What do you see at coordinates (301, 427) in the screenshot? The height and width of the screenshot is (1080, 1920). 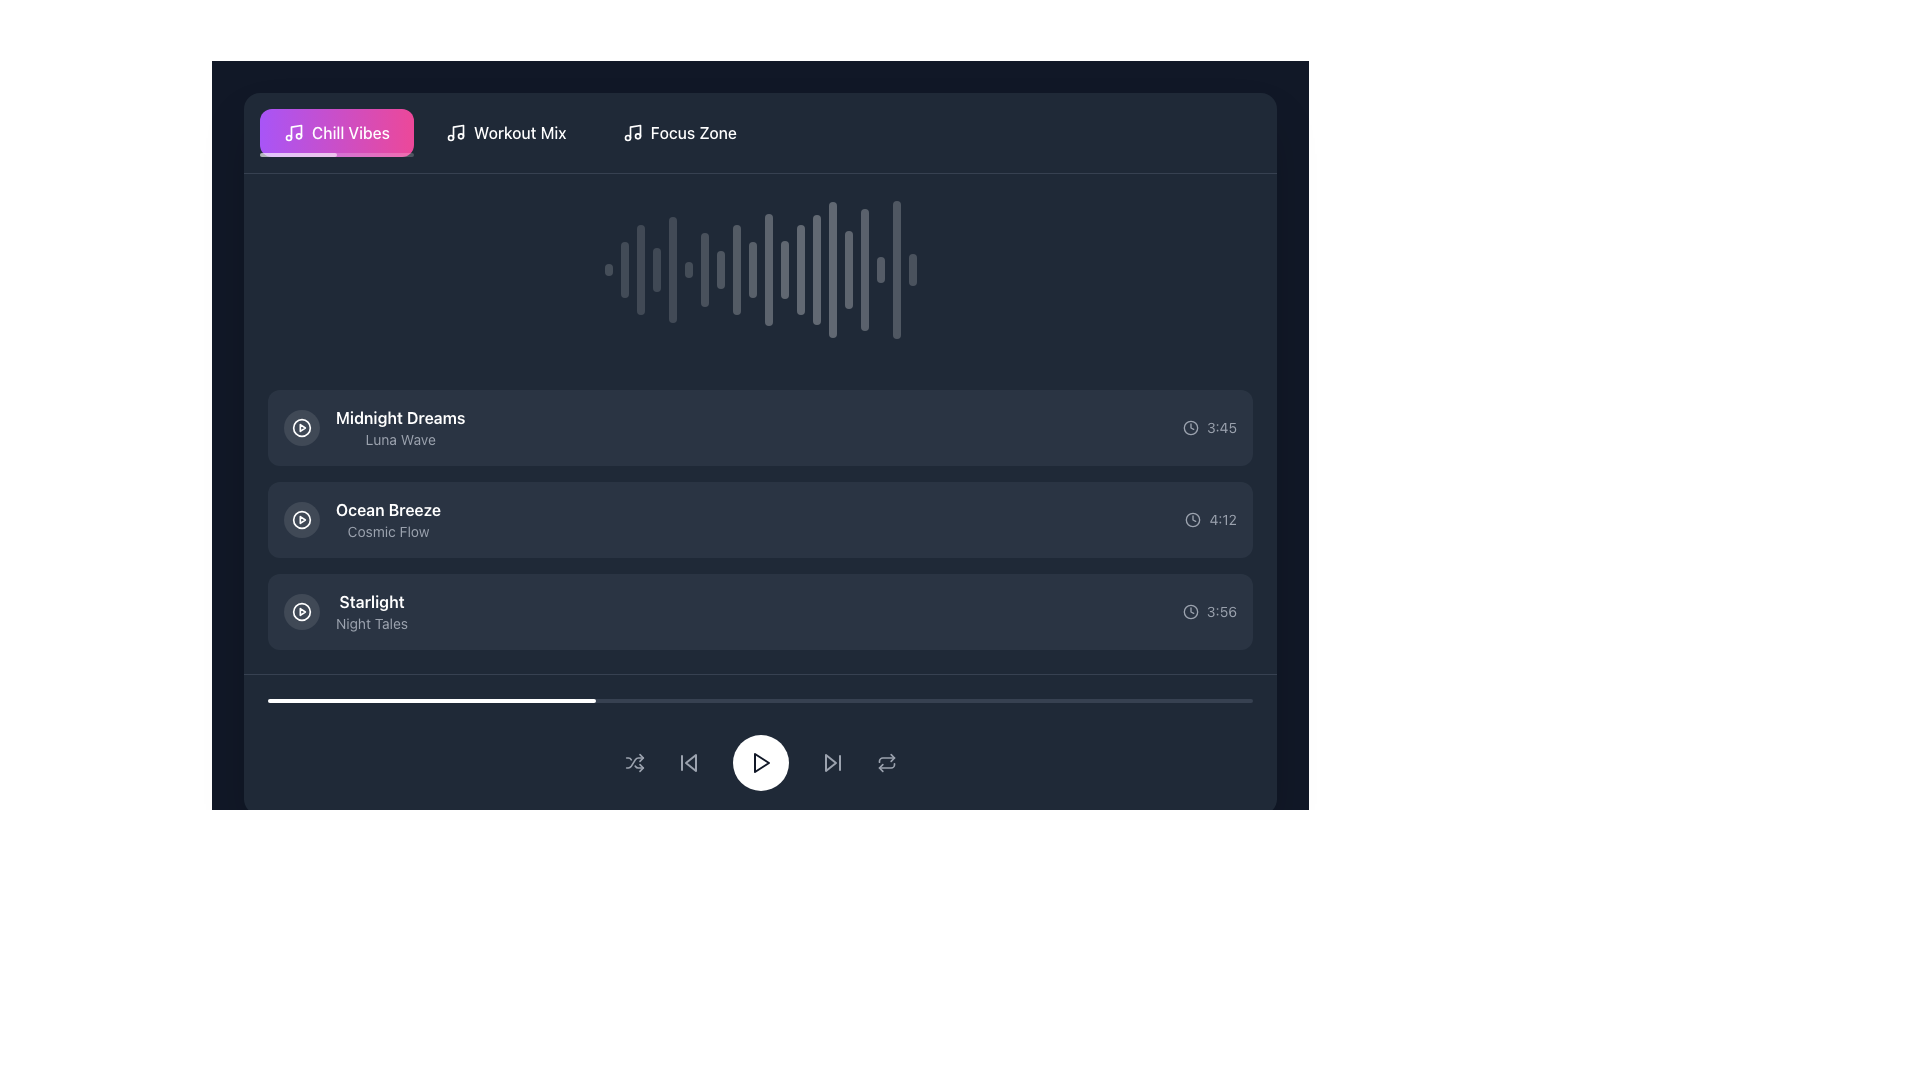 I see `the circular play button with a play icon located to the left of the text for the track 'Midnight Dreams - Luna Wave'` at bounding box center [301, 427].